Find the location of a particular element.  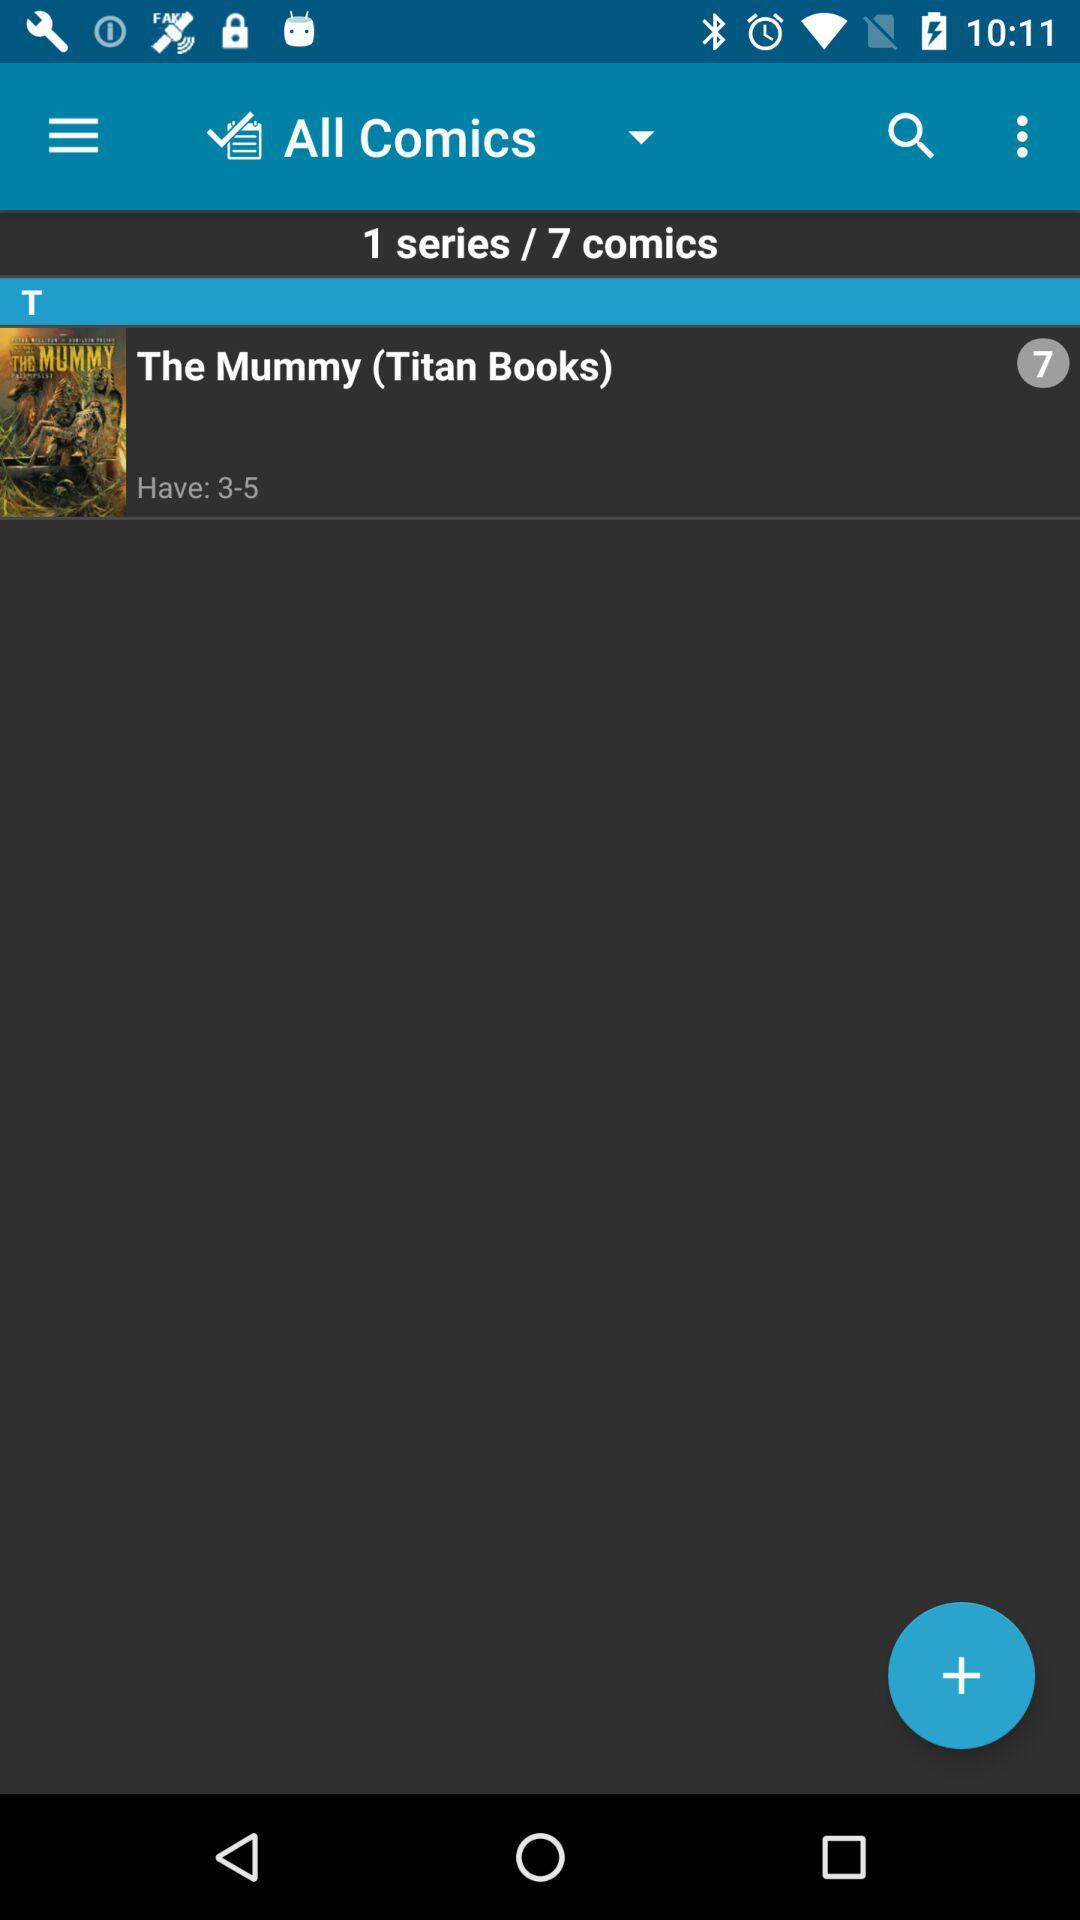

item above 1 series 7 is located at coordinates (72, 135).